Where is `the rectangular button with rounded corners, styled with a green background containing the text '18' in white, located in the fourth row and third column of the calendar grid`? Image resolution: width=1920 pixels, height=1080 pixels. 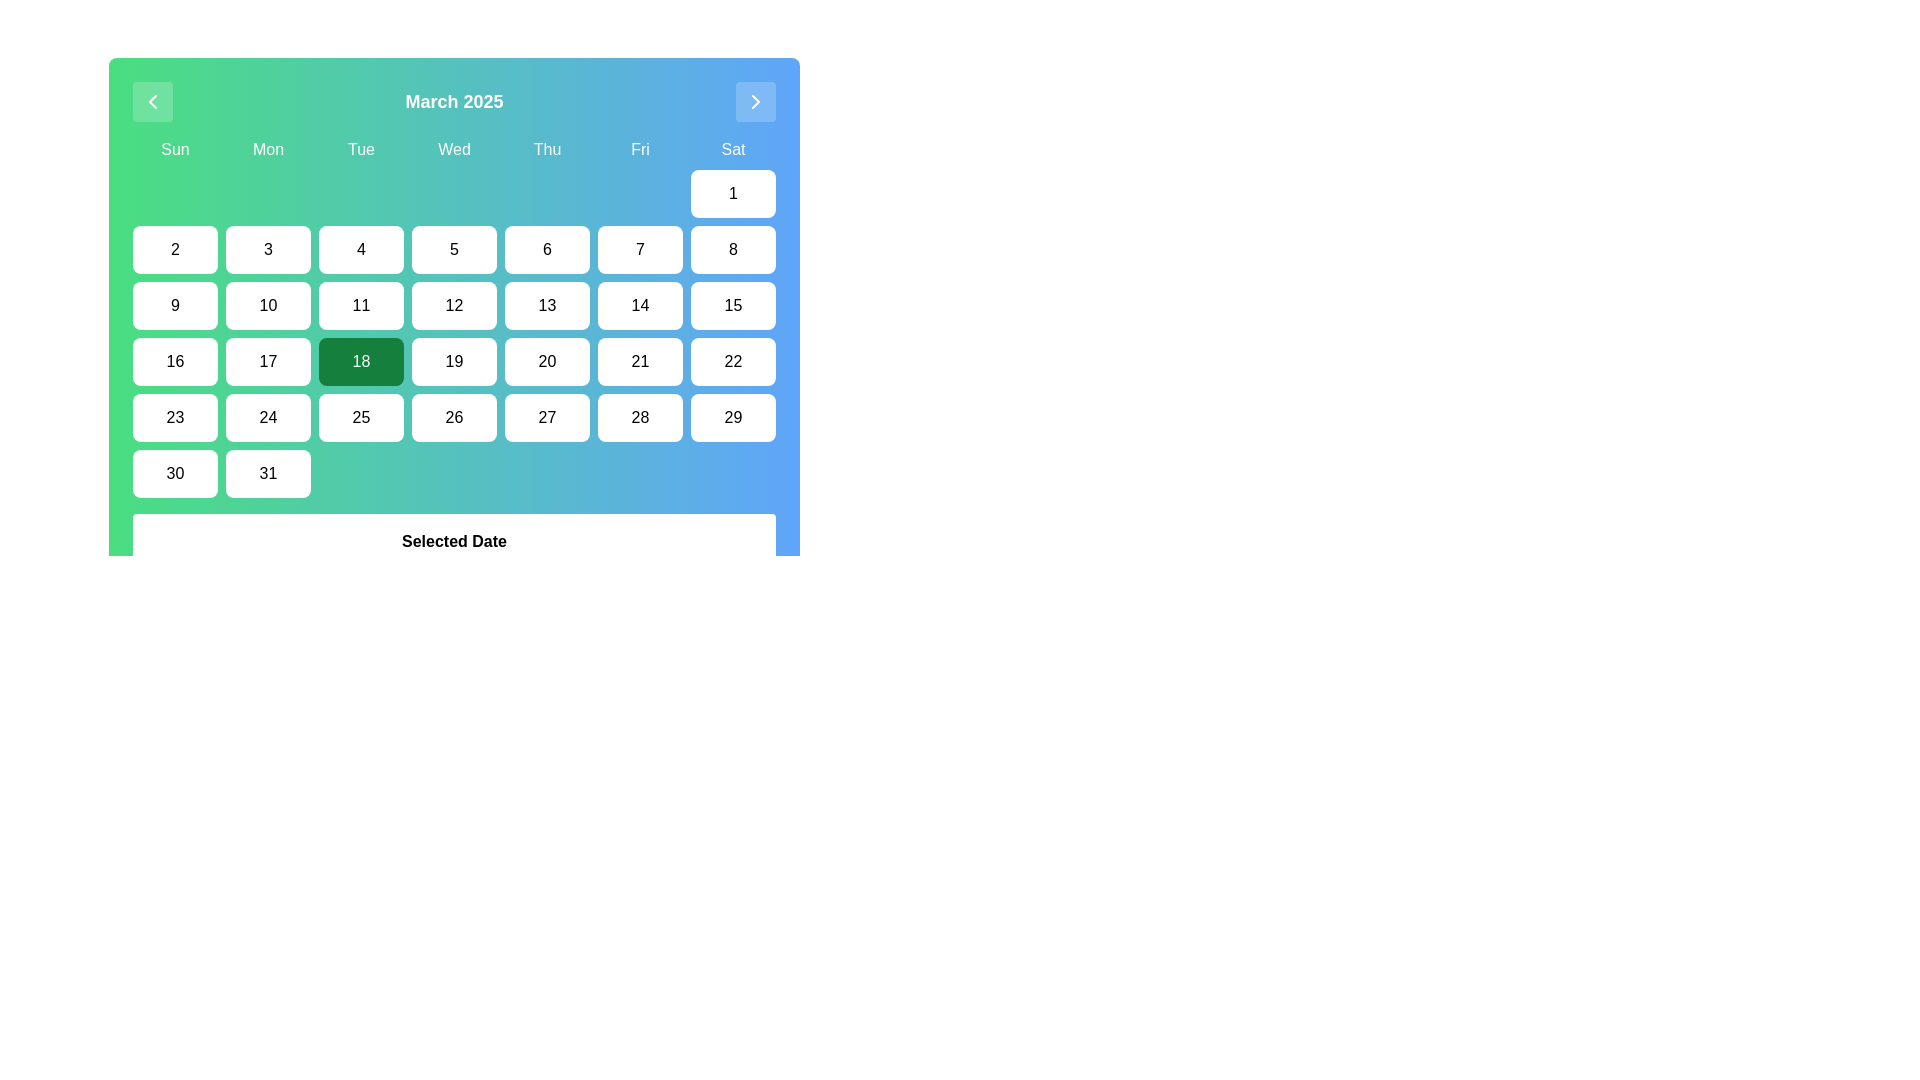 the rectangular button with rounded corners, styled with a green background containing the text '18' in white, located in the fourth row and third column of the calendar grid is located at coordinates (361, 362).